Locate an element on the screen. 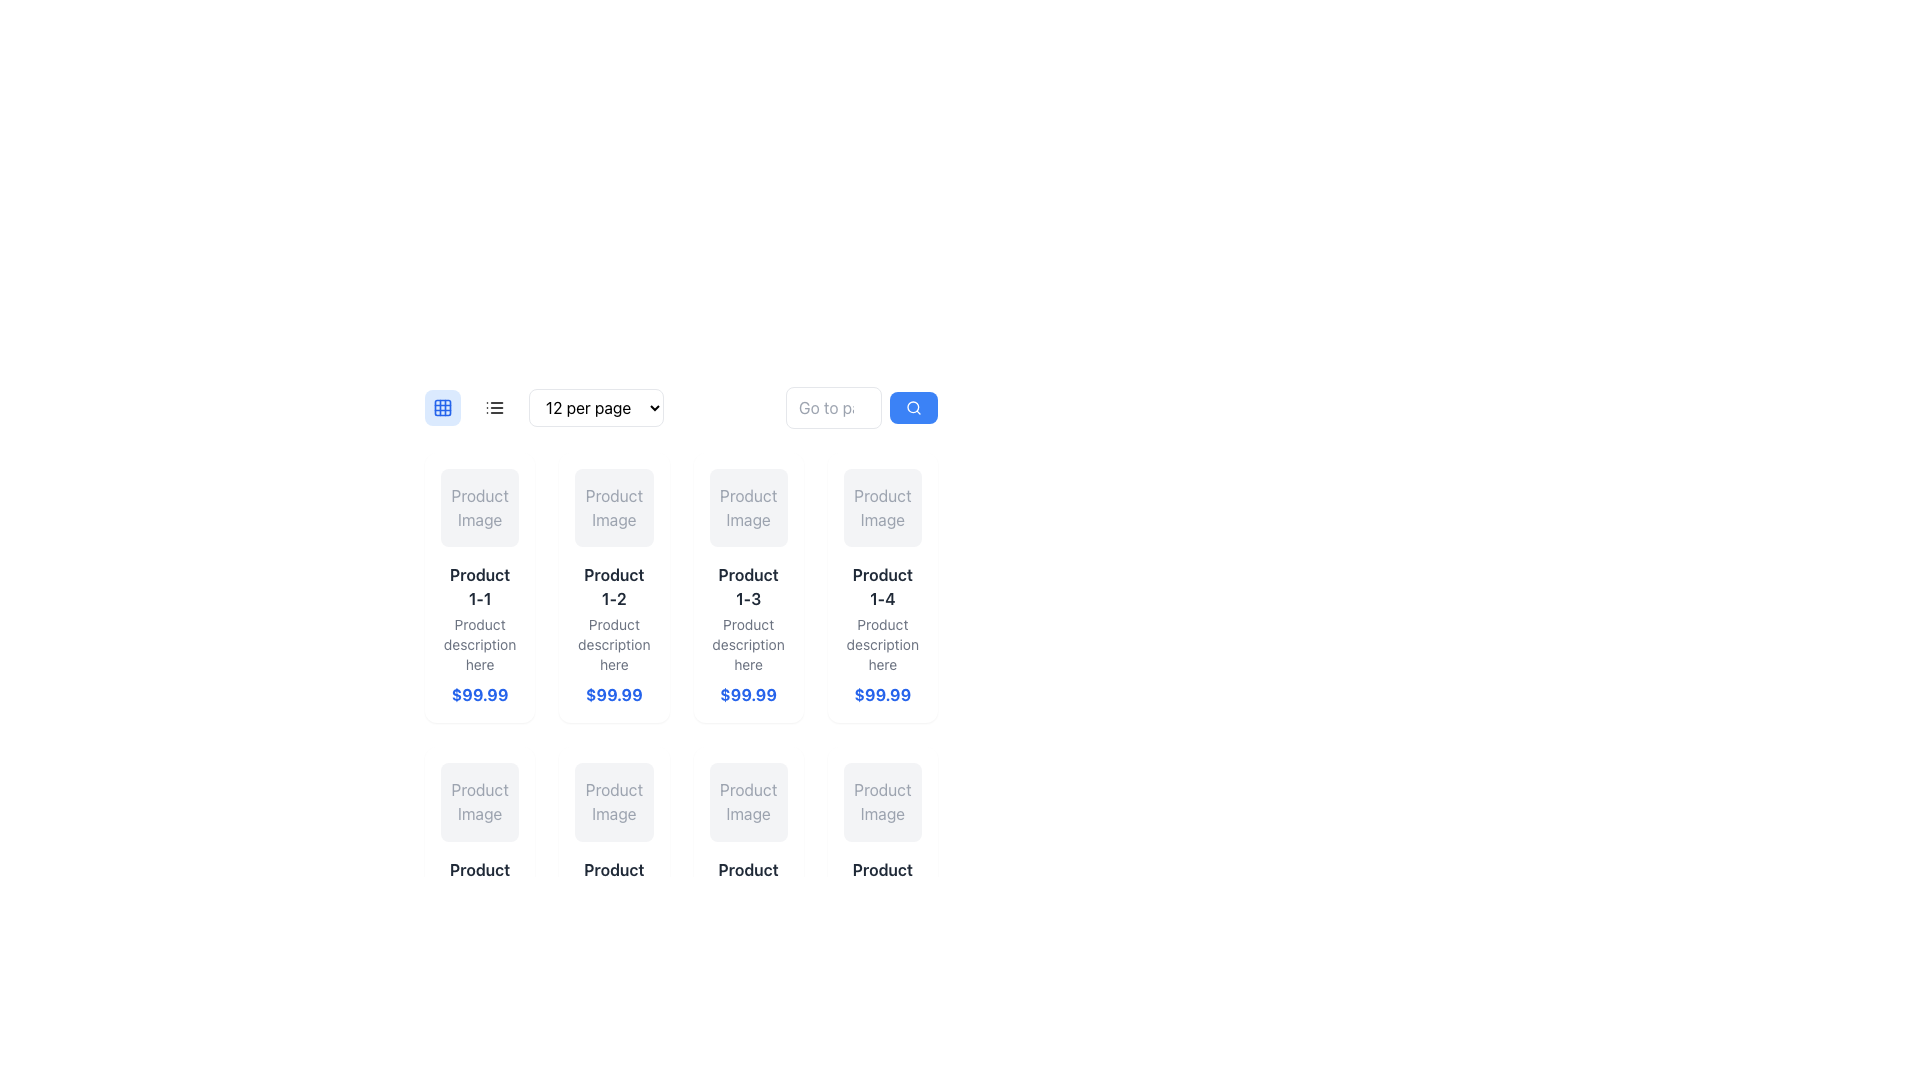 The height and width of the screenshot is (1080, 1920). the Text Label element that displays 'Product description here', positioned below the product title 'Product 1-4' and above the price '$99.99' within the product card is located at coordinates (881, 645).